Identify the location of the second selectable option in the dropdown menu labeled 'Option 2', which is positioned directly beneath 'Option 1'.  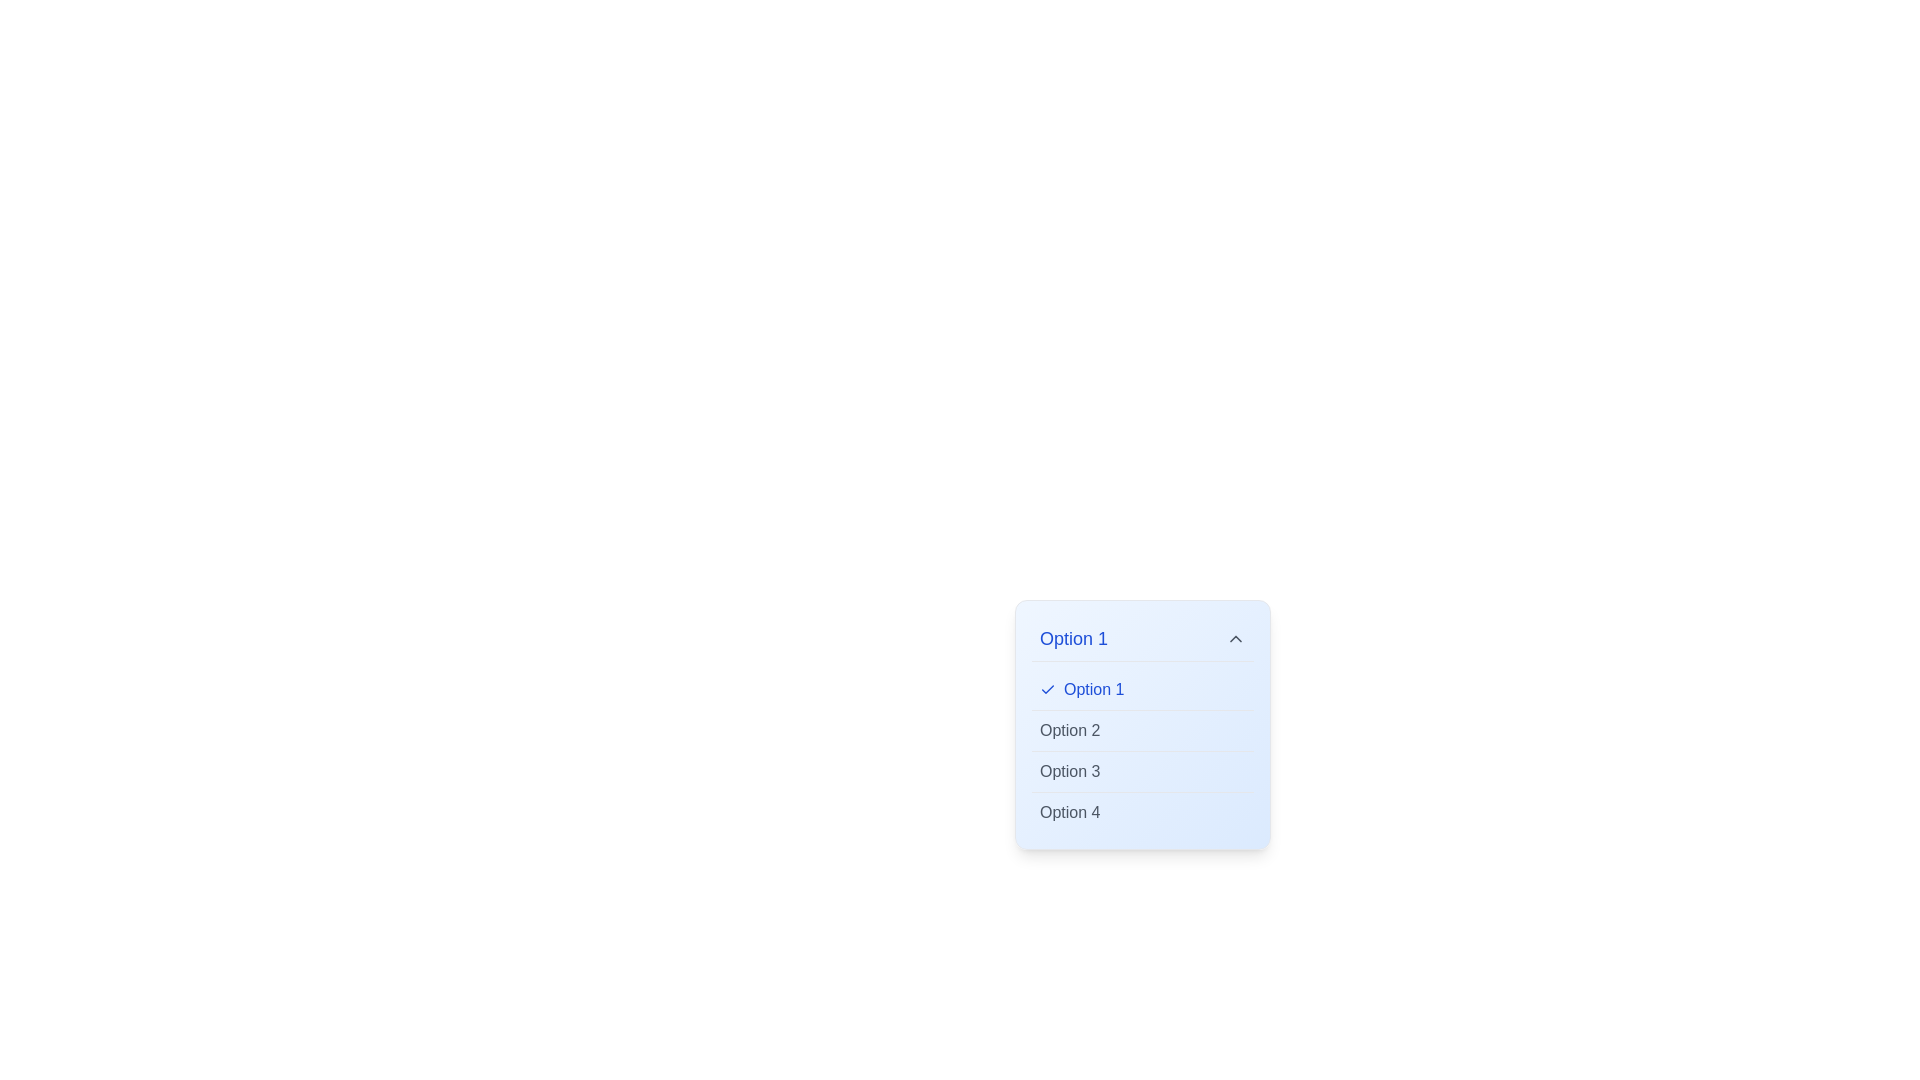
(1142, 725).